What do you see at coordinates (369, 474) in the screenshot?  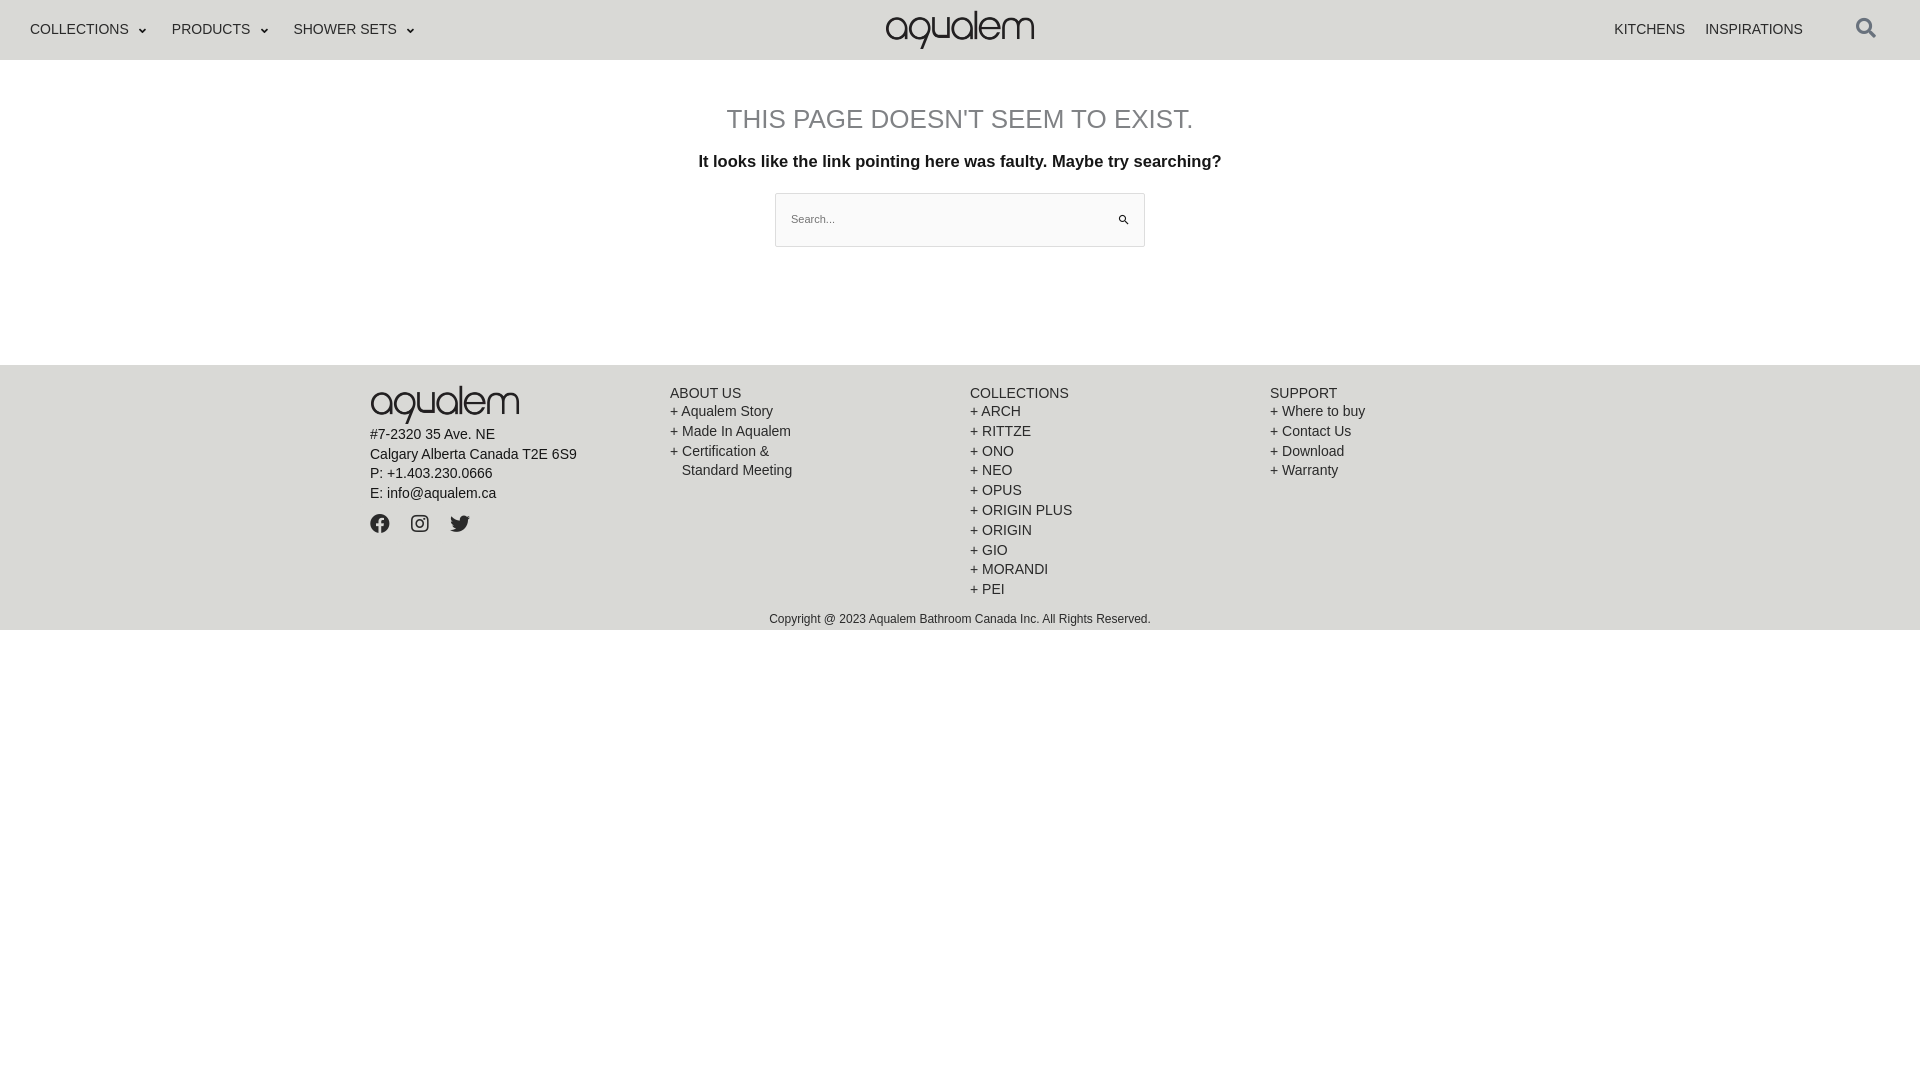 I see `'P: +1.403.230.0666'` at bounding box center [369, 474].